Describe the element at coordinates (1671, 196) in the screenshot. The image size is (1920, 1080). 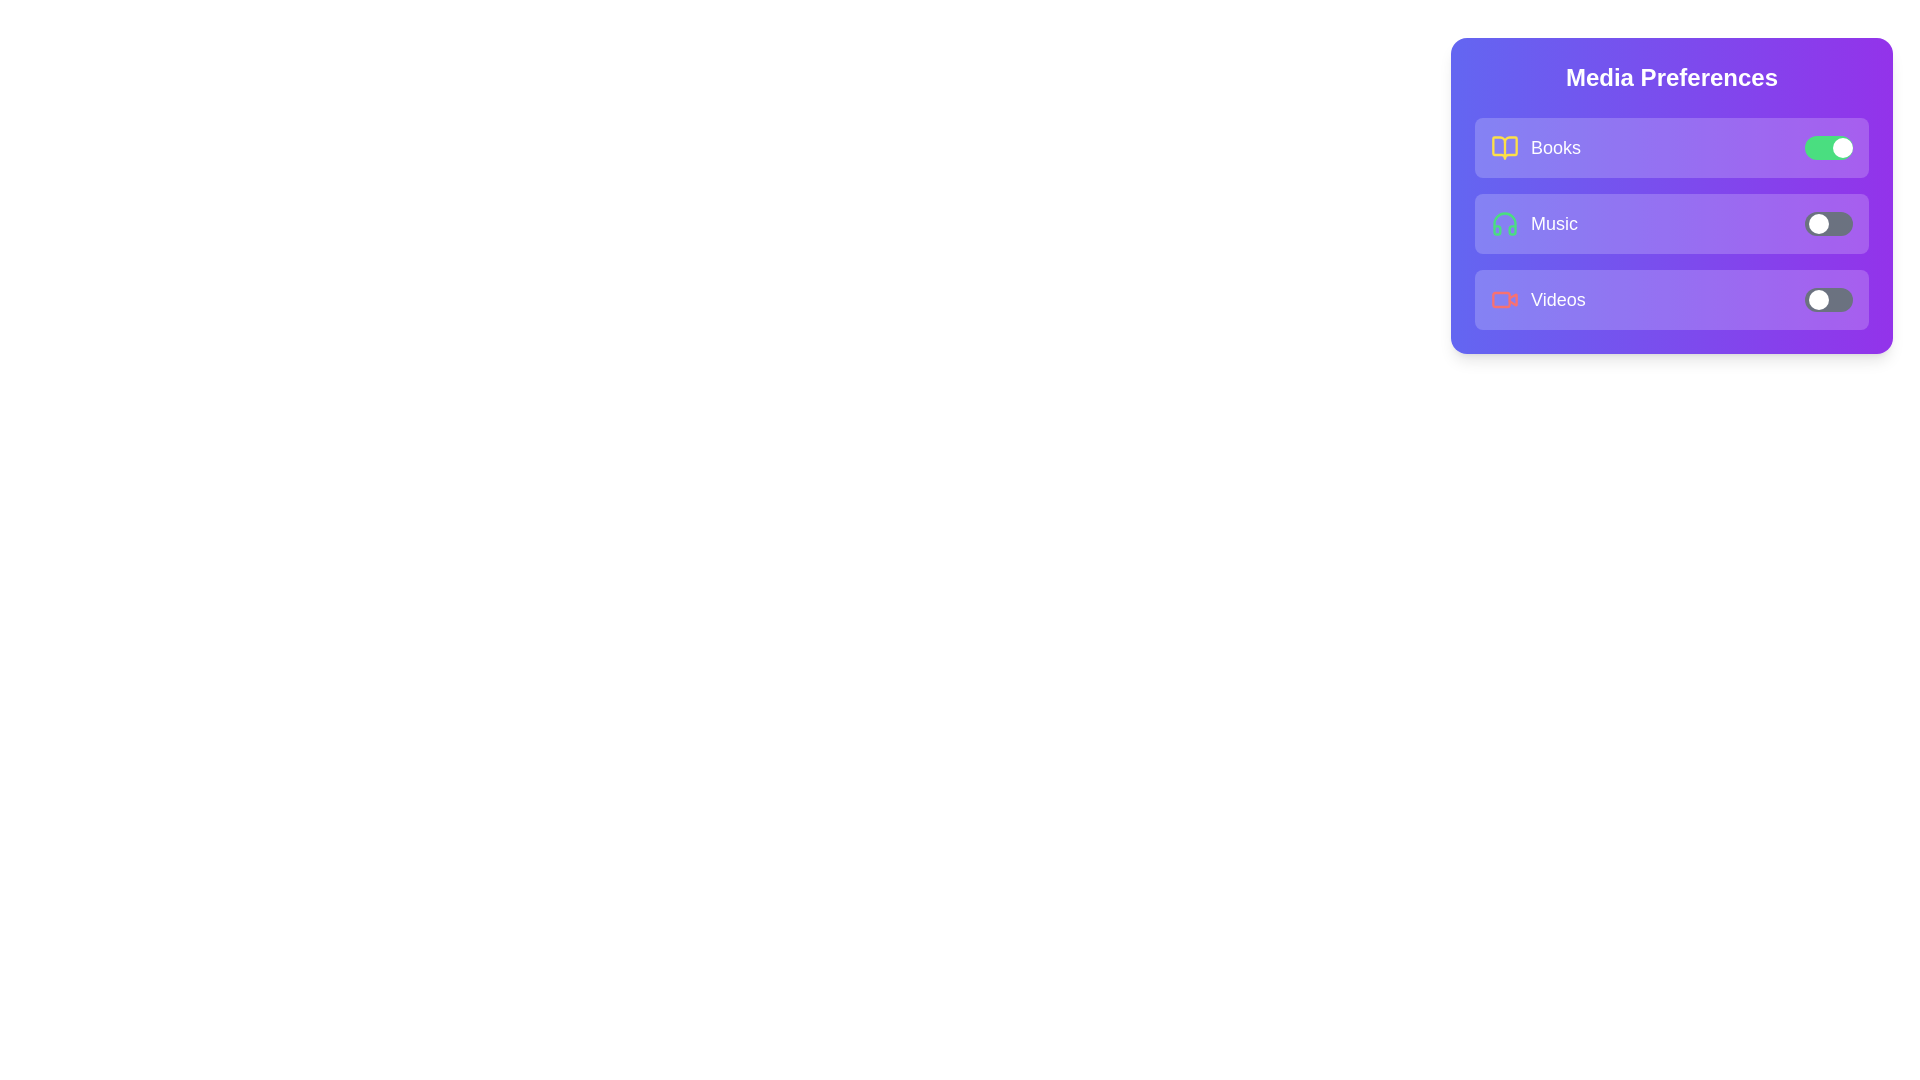
I see `the music preference toggle switch located in the second section of the settings panel` at that location.